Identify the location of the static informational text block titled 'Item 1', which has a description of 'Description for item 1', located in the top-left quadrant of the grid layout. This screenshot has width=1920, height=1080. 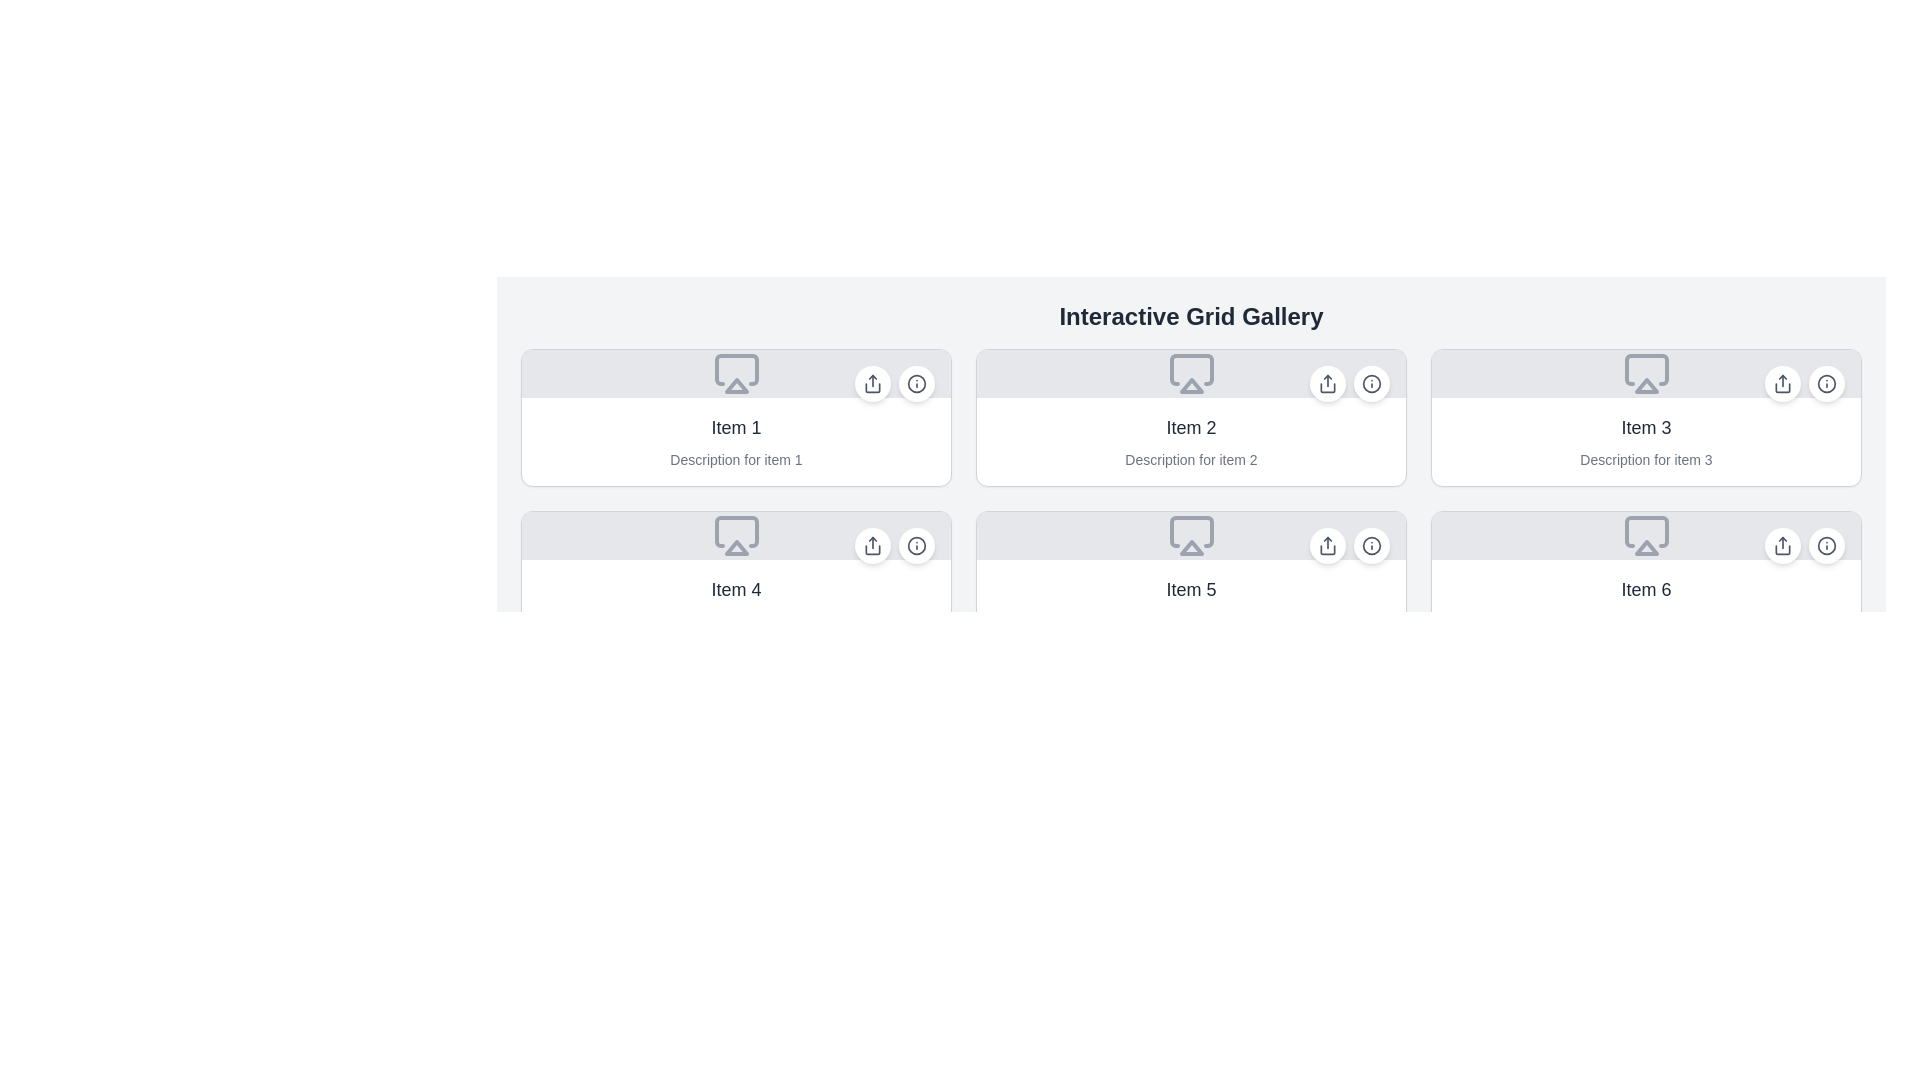
(735, 441).